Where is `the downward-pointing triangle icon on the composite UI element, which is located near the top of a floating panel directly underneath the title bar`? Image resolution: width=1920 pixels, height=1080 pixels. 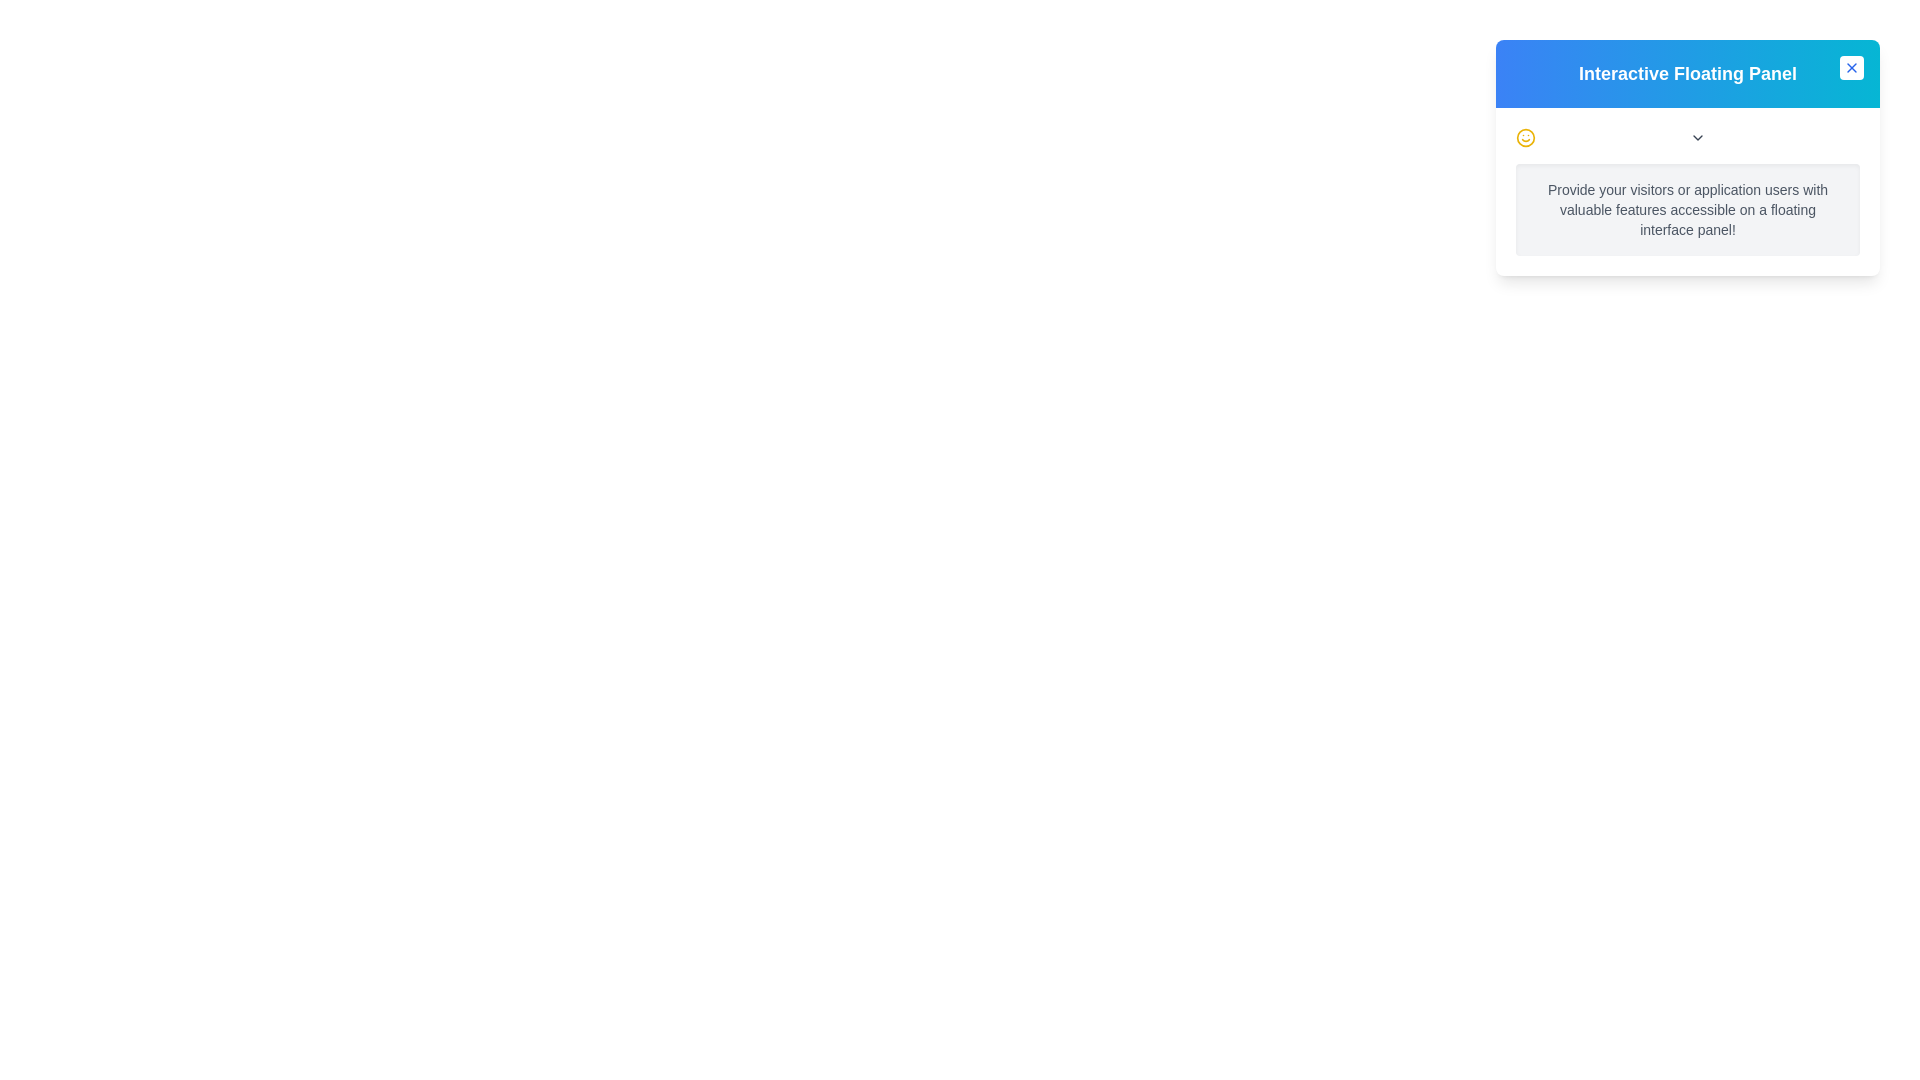
the downward-pointing triangle icon on the composite UI element, which is located near the top of a floating panel directly underneath the title bar is located at coordinates (1687, 137).